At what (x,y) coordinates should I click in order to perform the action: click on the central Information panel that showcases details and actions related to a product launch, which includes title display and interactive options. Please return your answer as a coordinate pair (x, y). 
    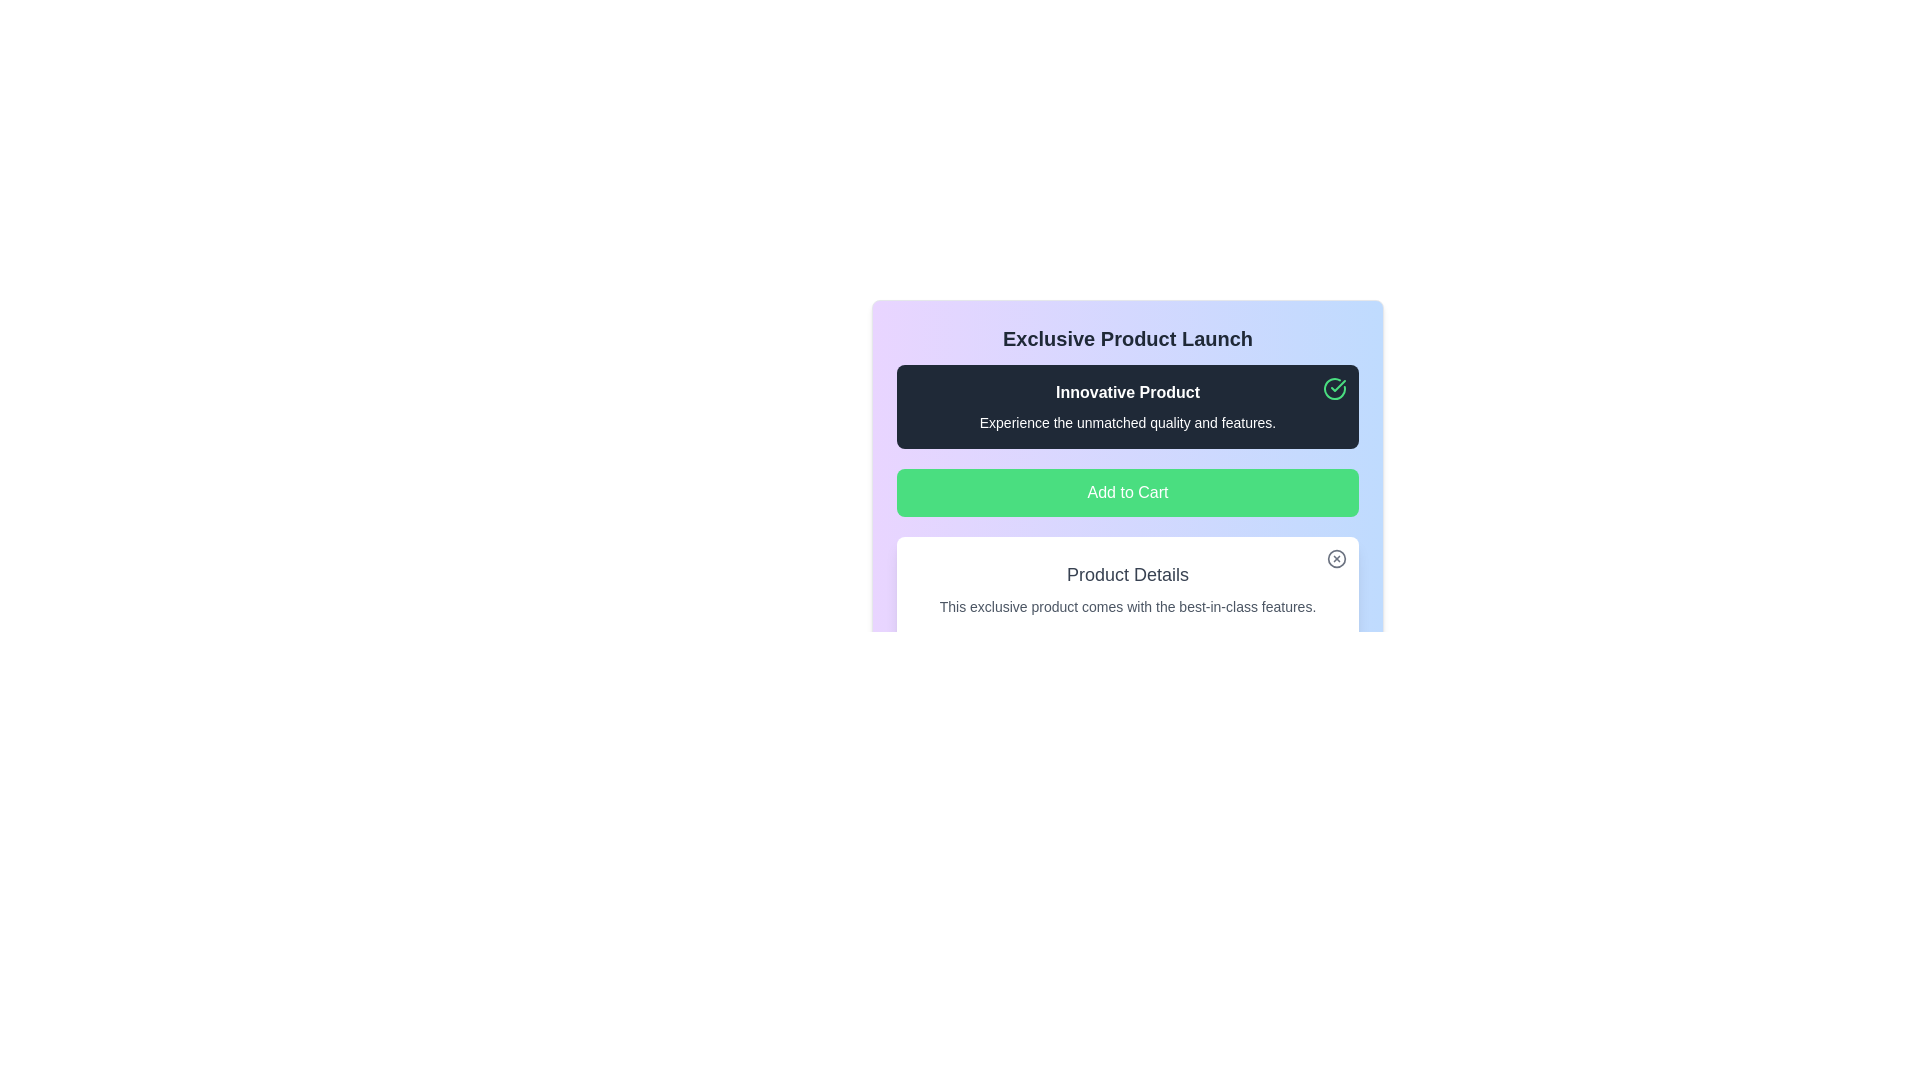
    Looking at the image, I should click on (1128, 454).